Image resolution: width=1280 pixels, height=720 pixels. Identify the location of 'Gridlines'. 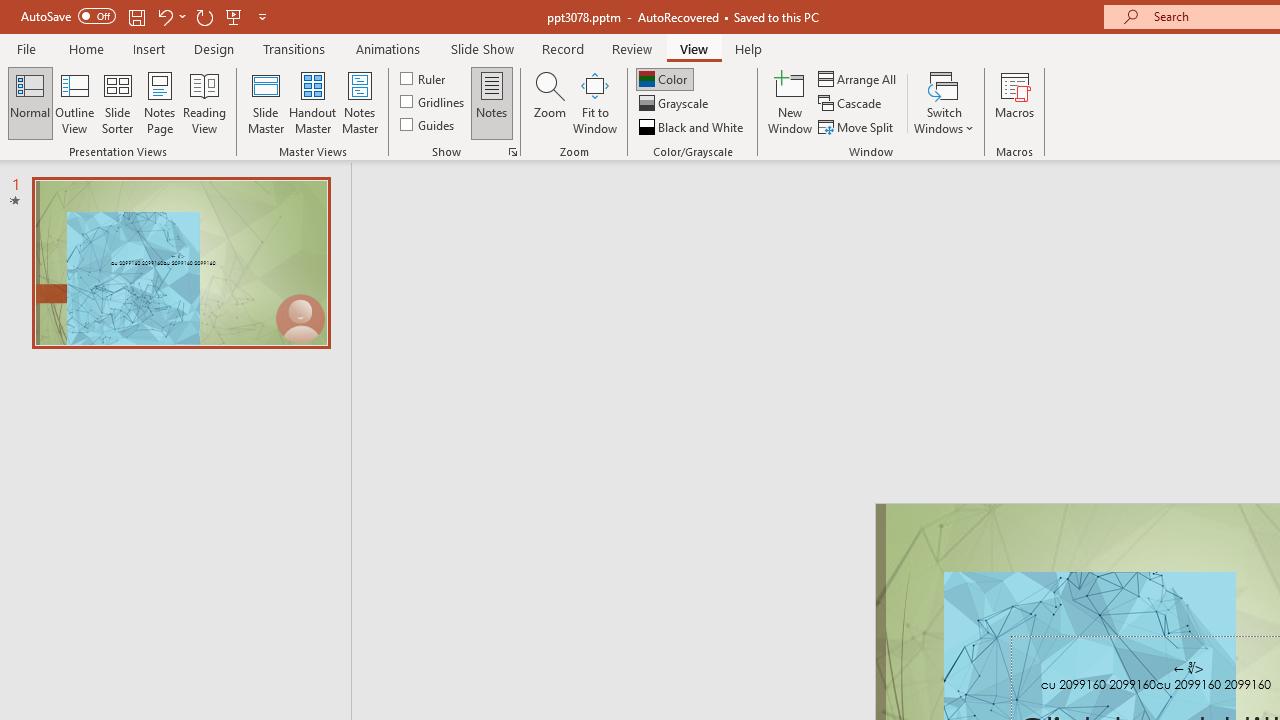
(432, 101).